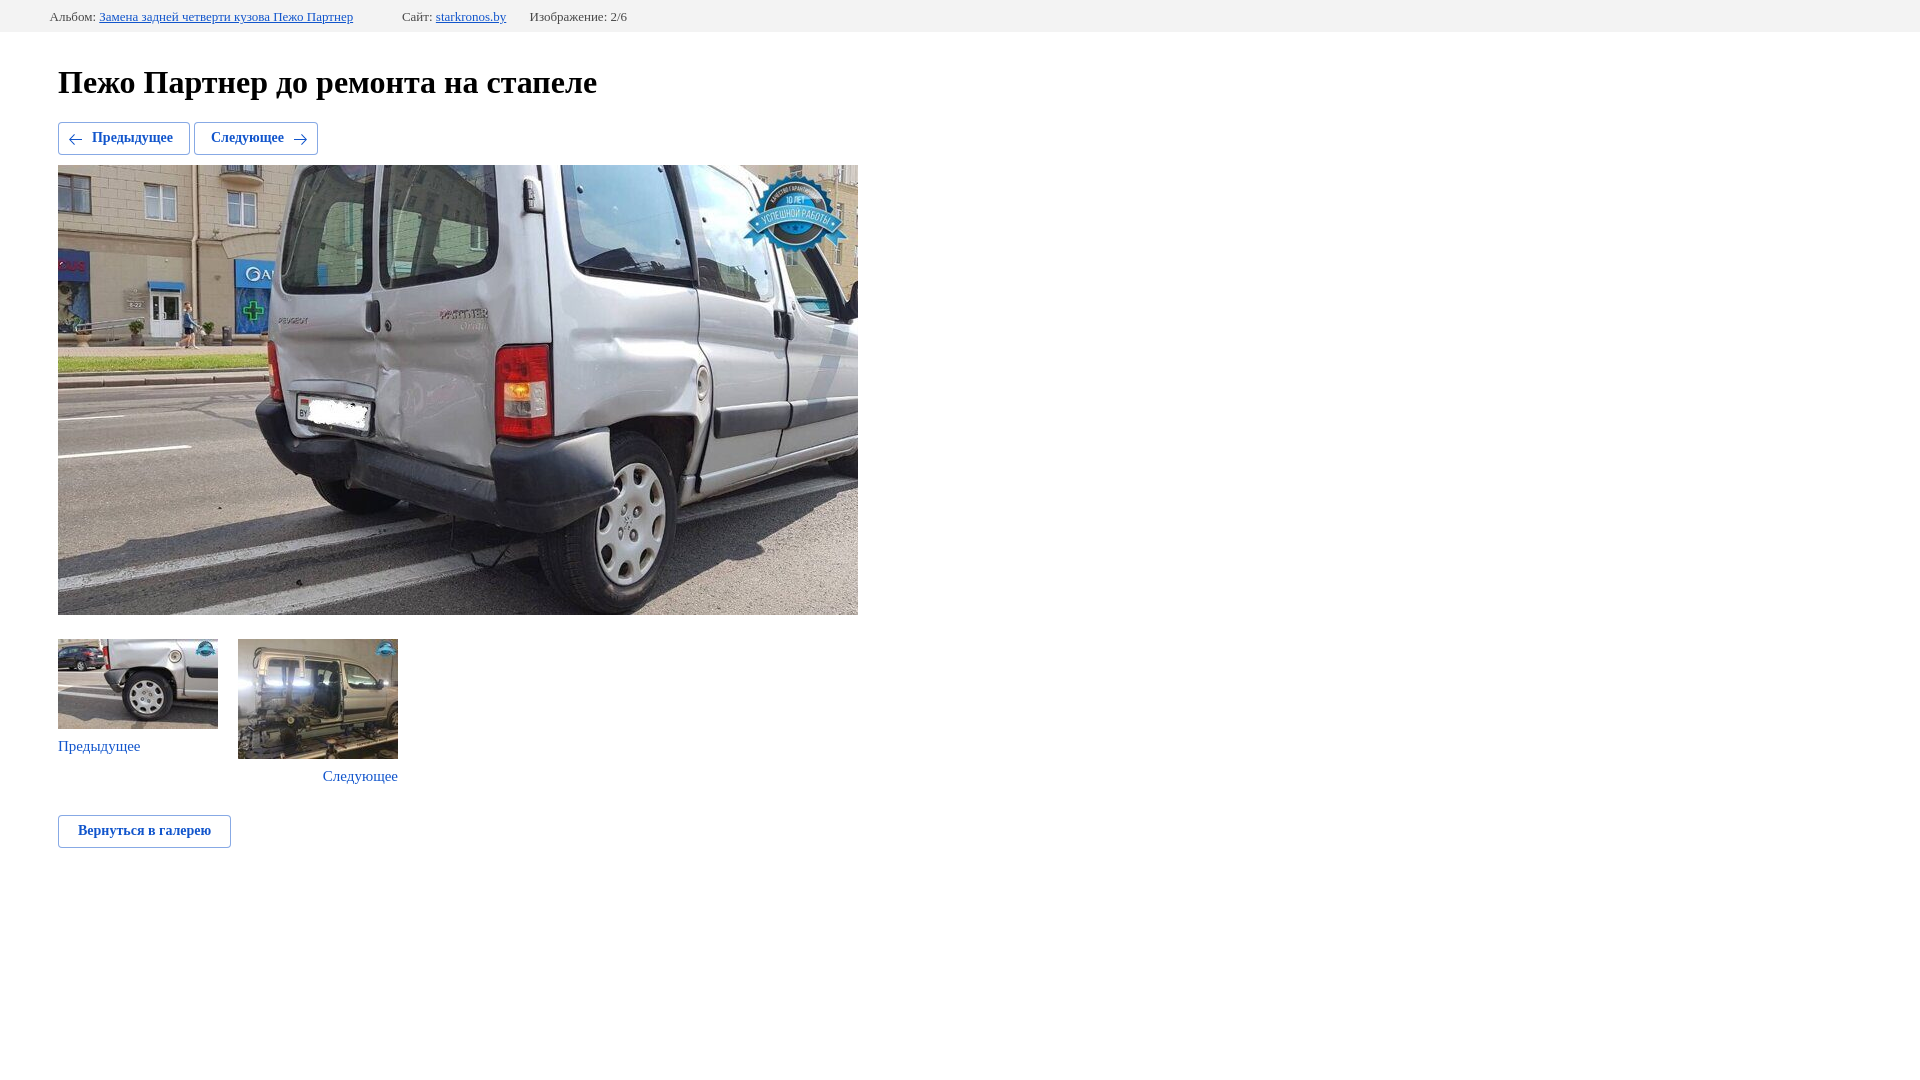 The width and height of the screenshot is (1920, 1080). I want to click on 'starkronos.by', so click(469, 16).